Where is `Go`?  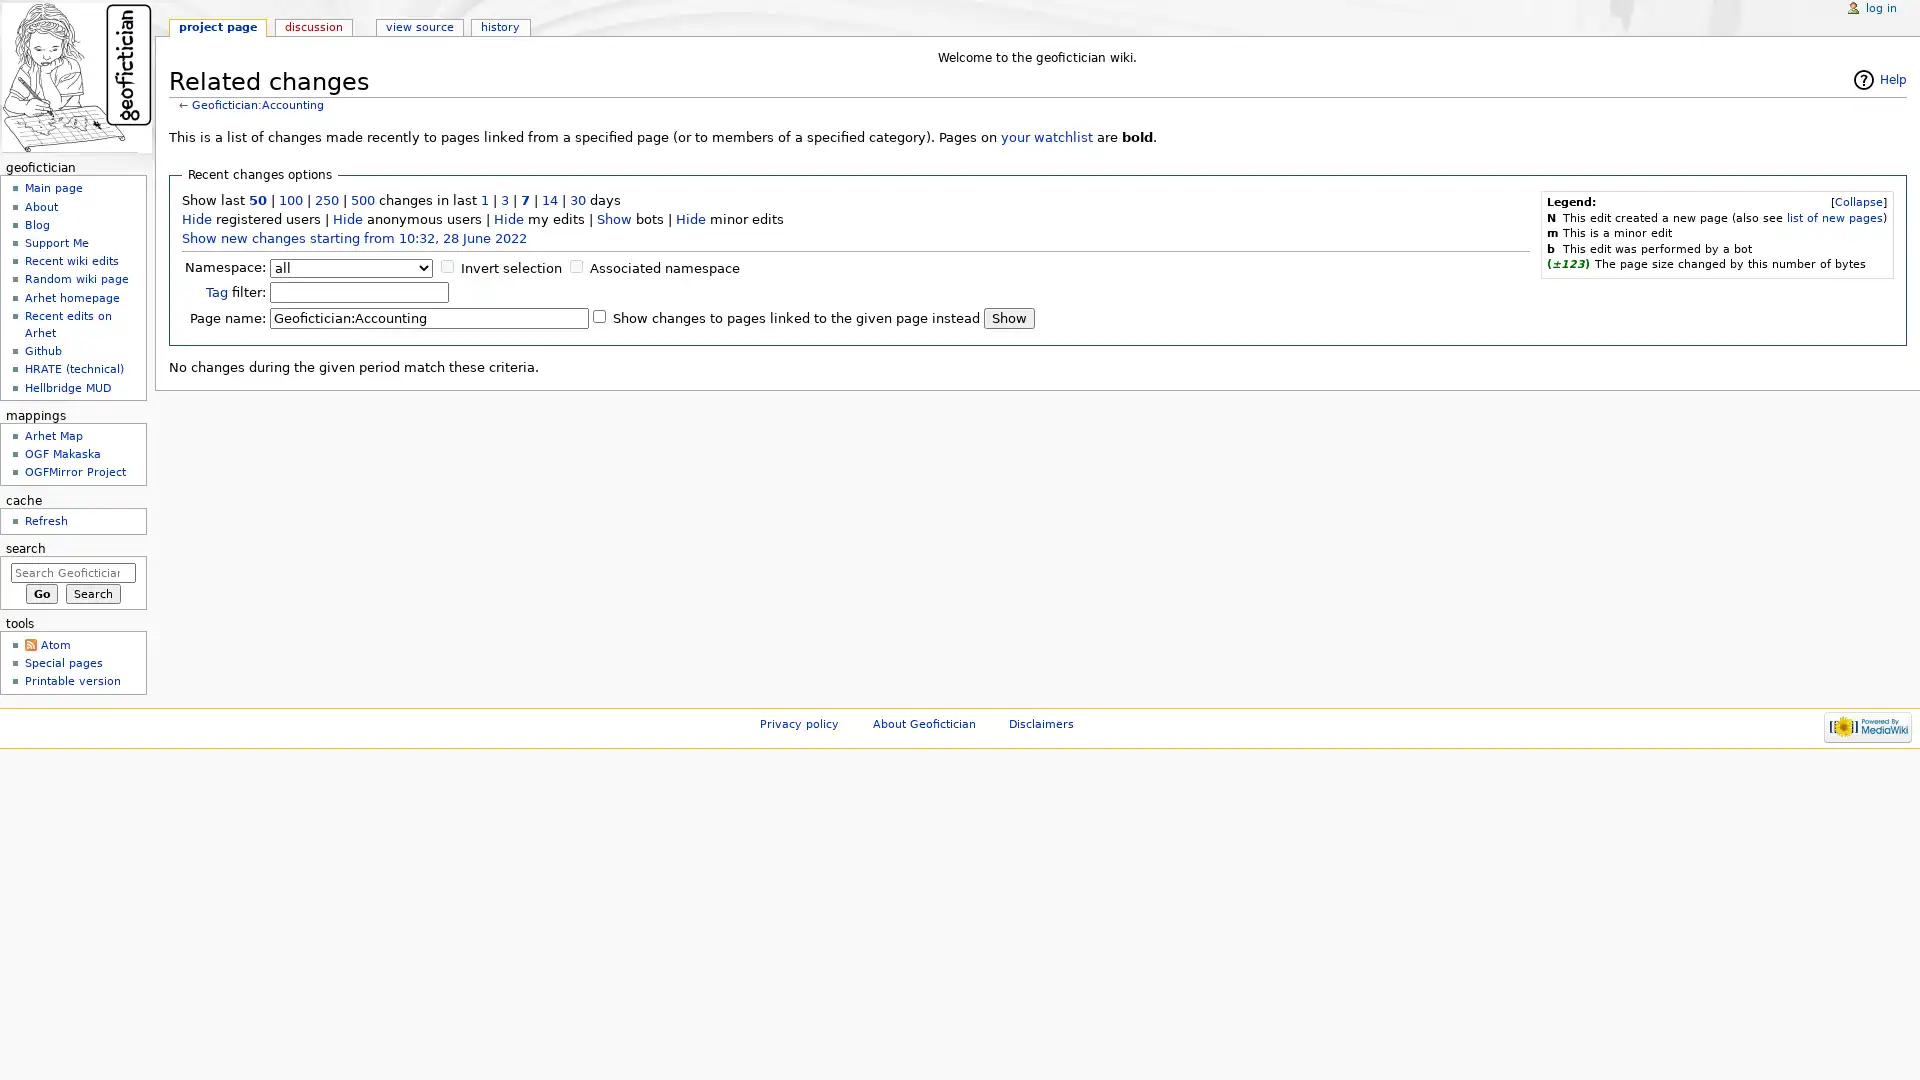 Go is located at coordinates (41, 593).